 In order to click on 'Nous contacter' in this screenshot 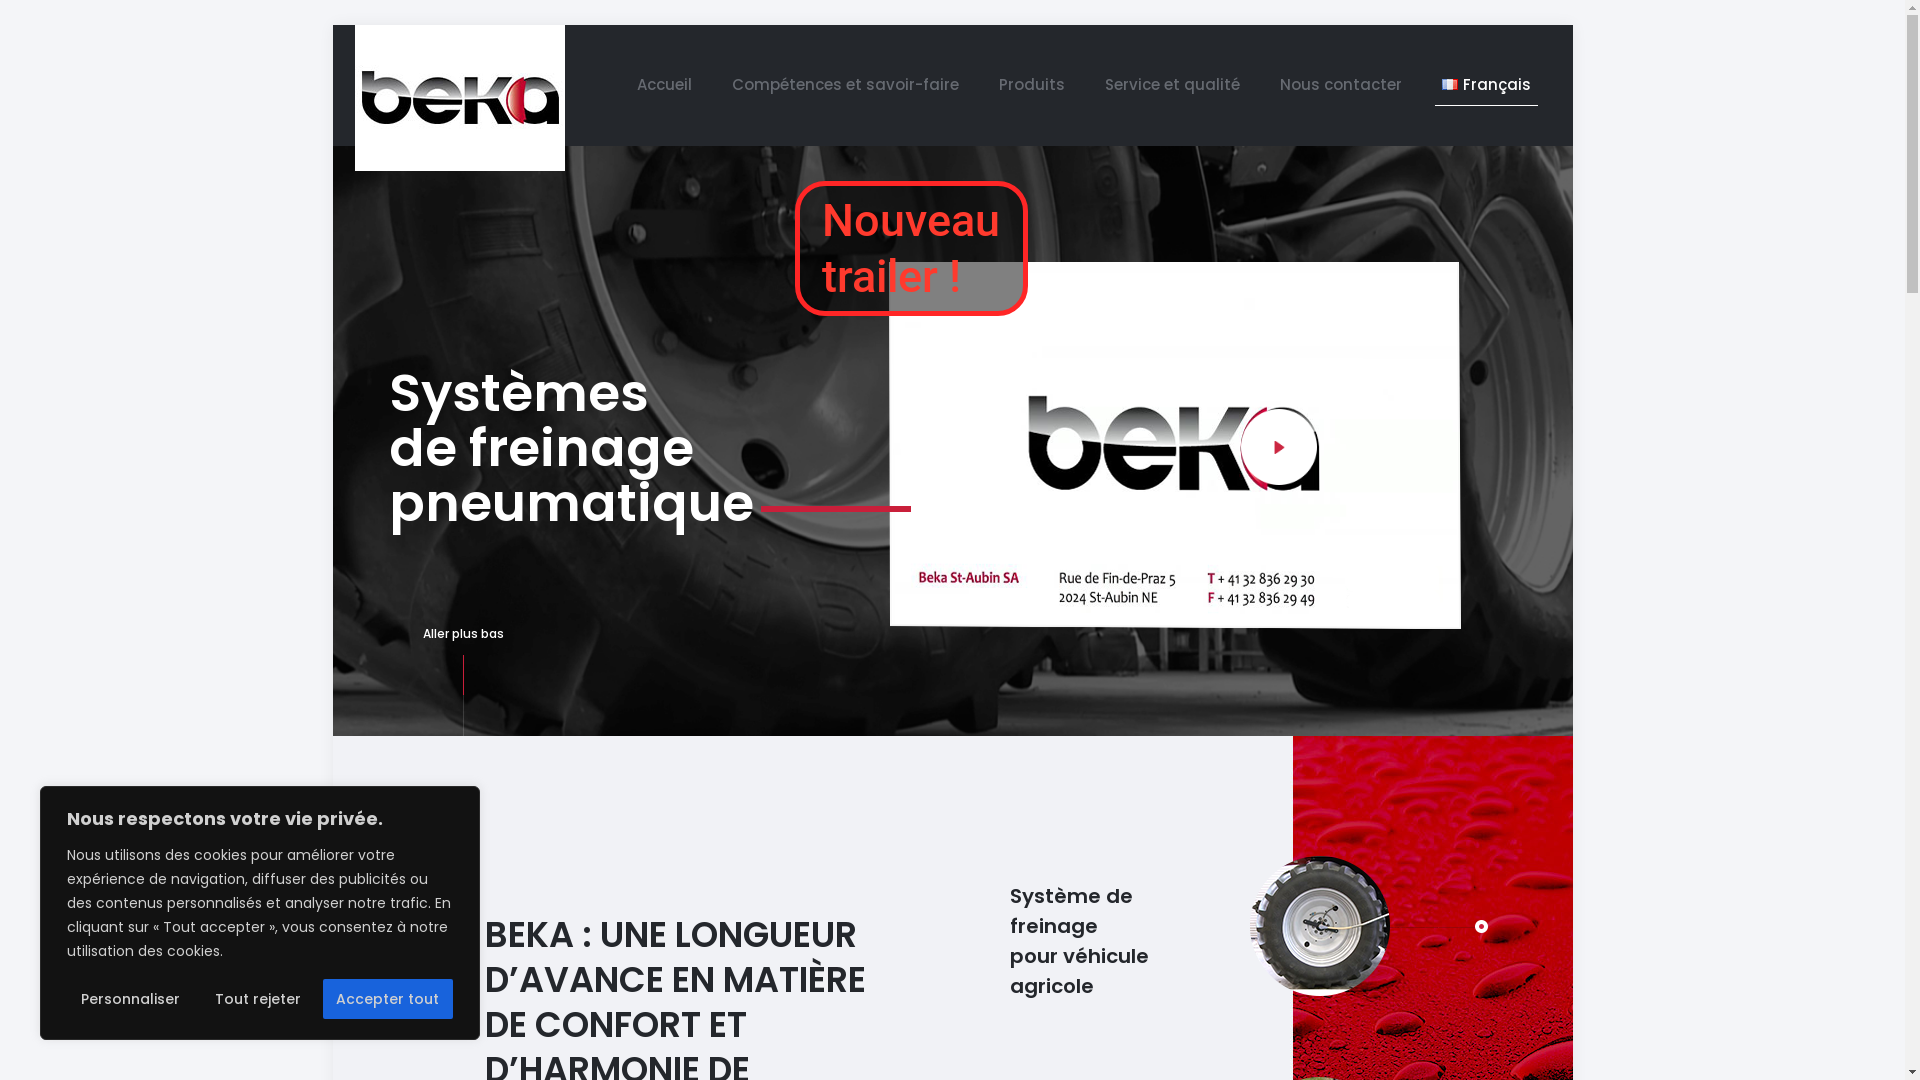, I will do `click(1258, 83)`.